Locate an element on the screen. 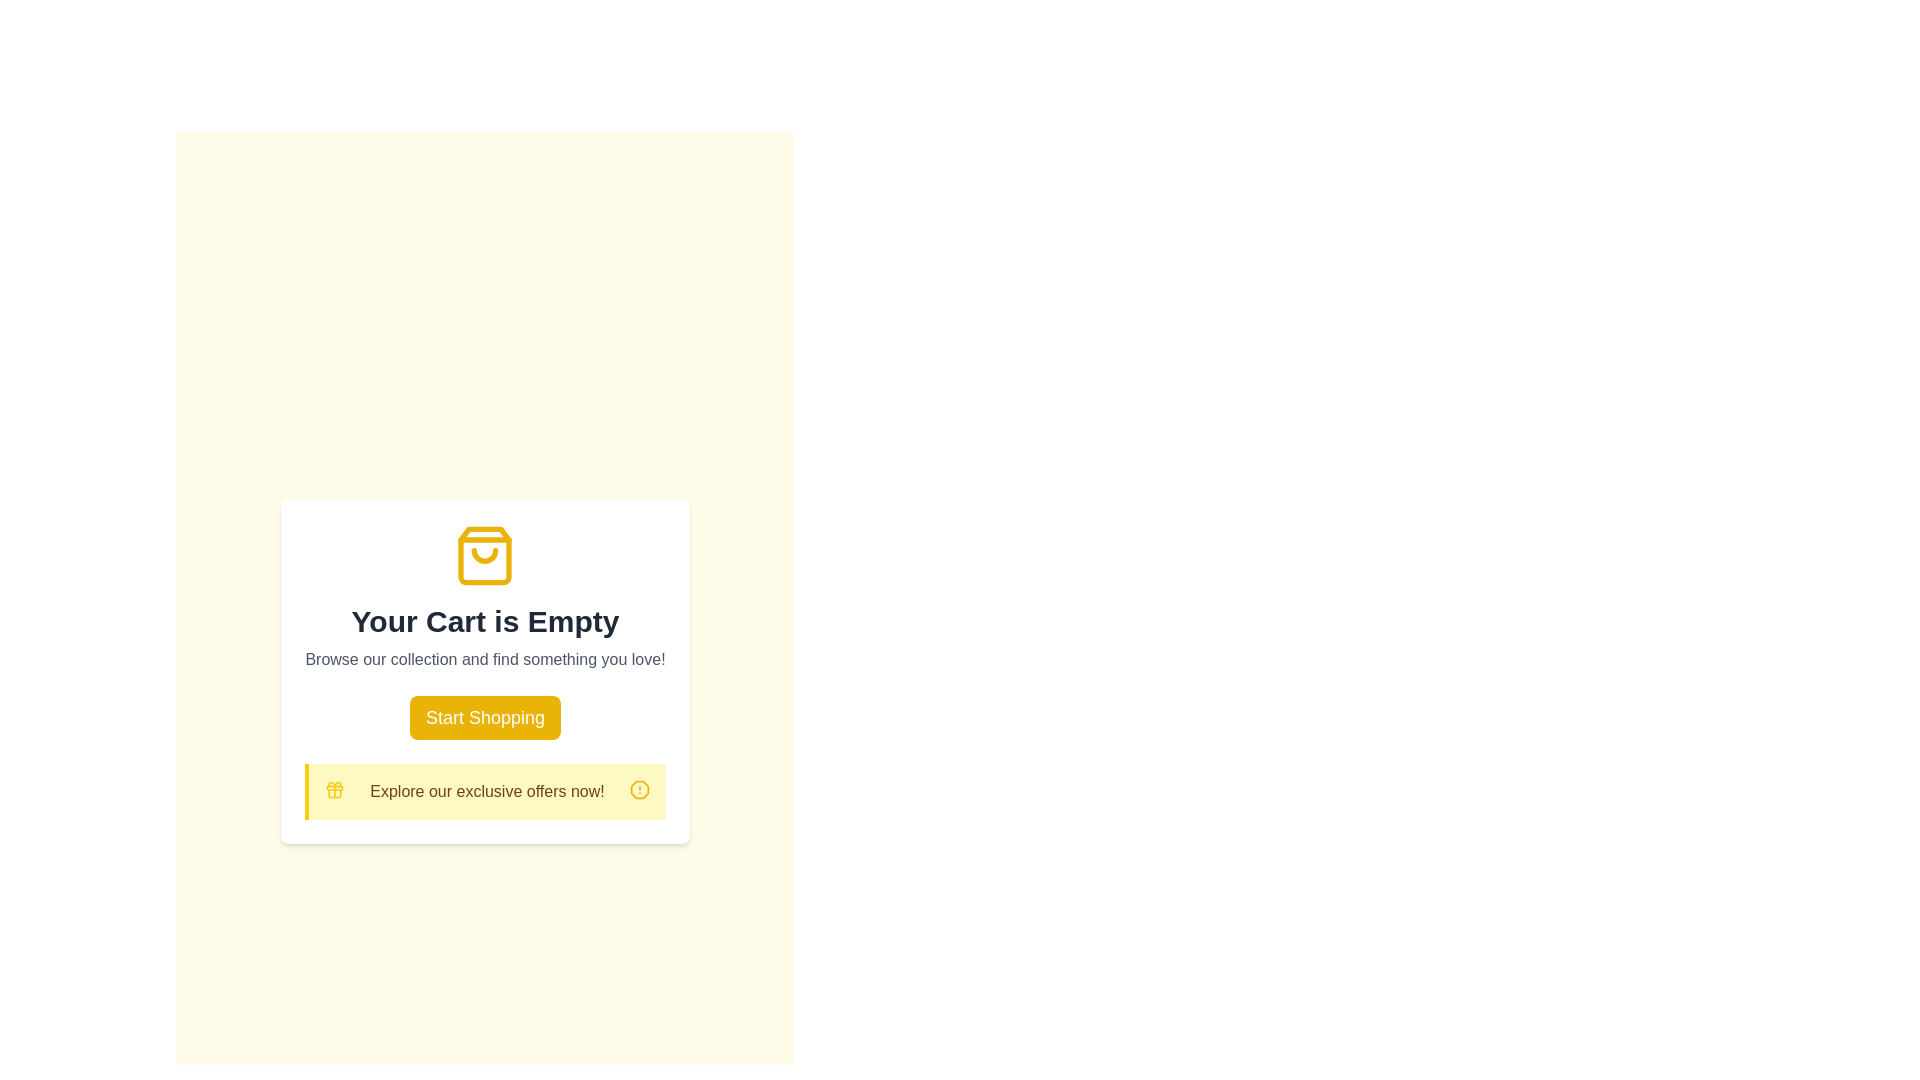 This screenshot has width=1920, height=1080. the friendly and motivating text block that encourages users is located at coordinates (485, 659).